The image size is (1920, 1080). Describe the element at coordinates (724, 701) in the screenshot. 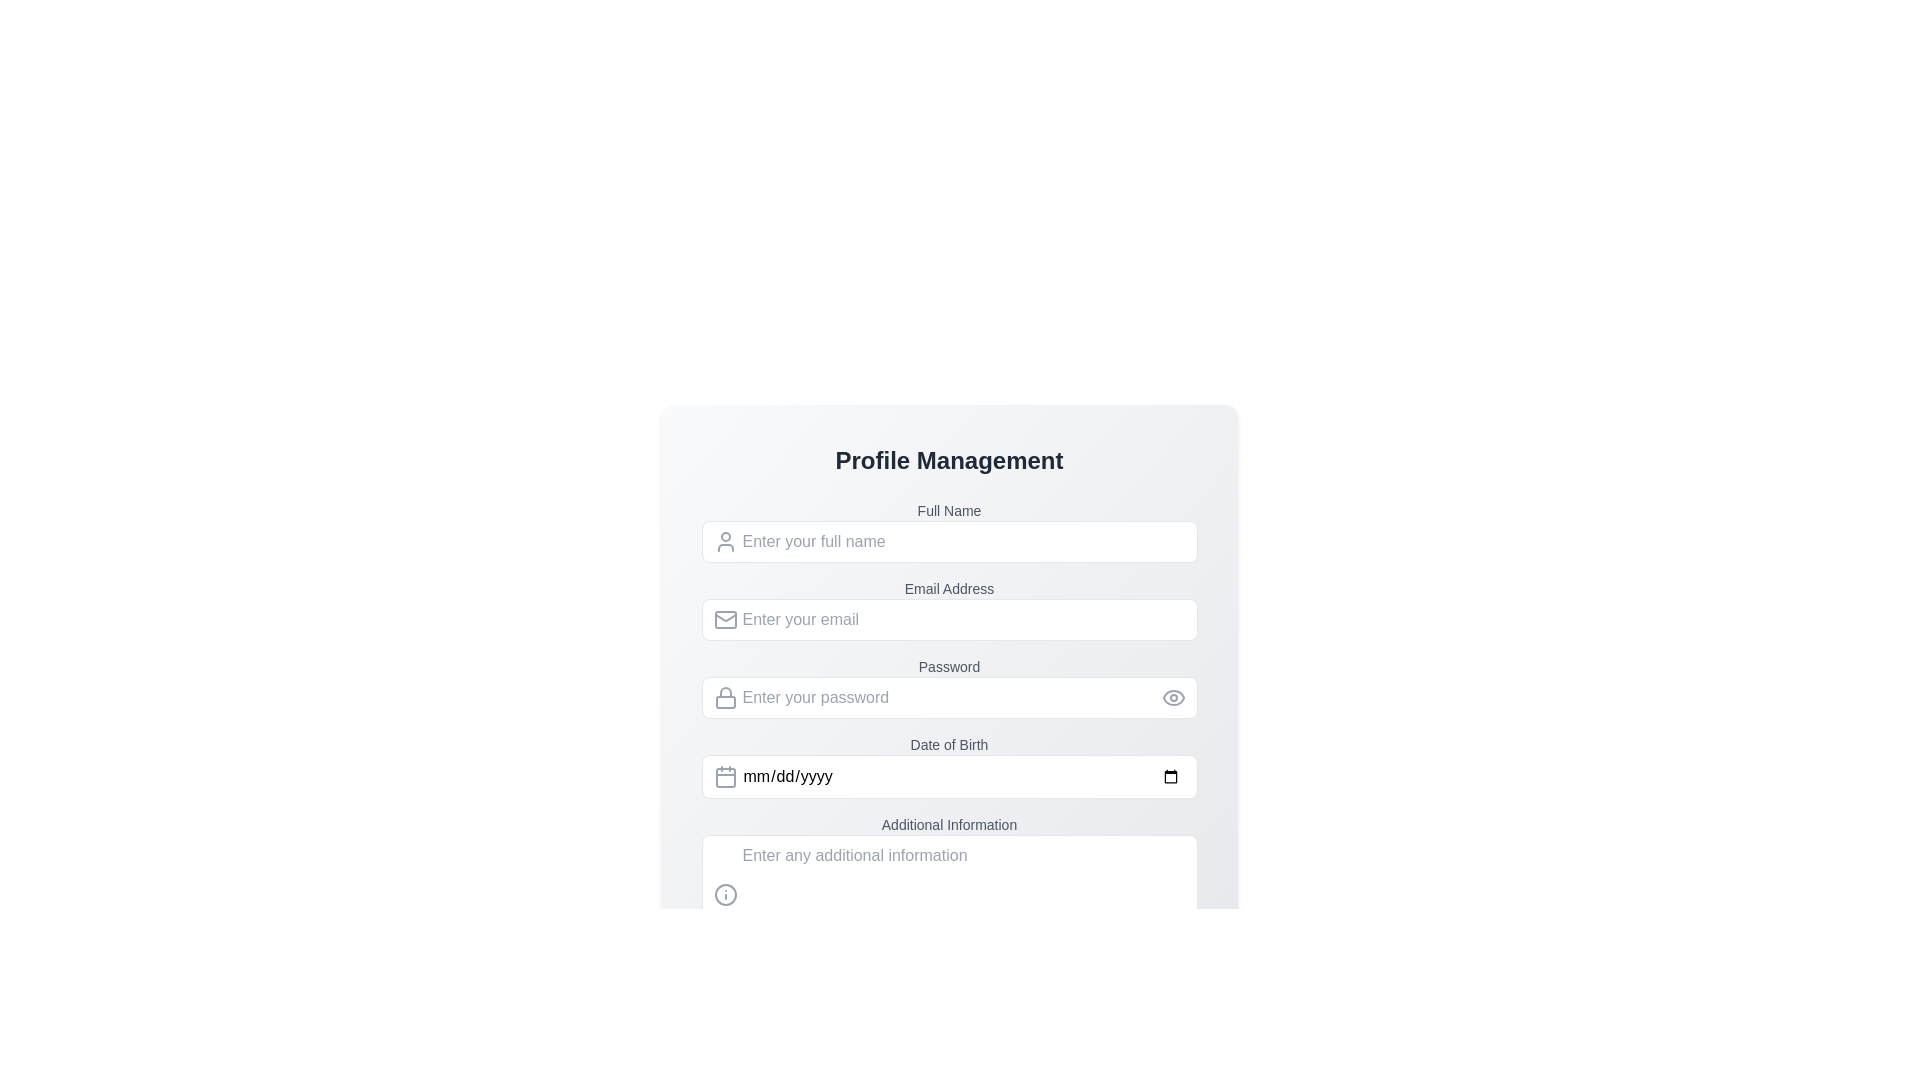

I see `the decorative graphical shape that forms the body of the lock icon, which signifies security for the associated password field` at that location.